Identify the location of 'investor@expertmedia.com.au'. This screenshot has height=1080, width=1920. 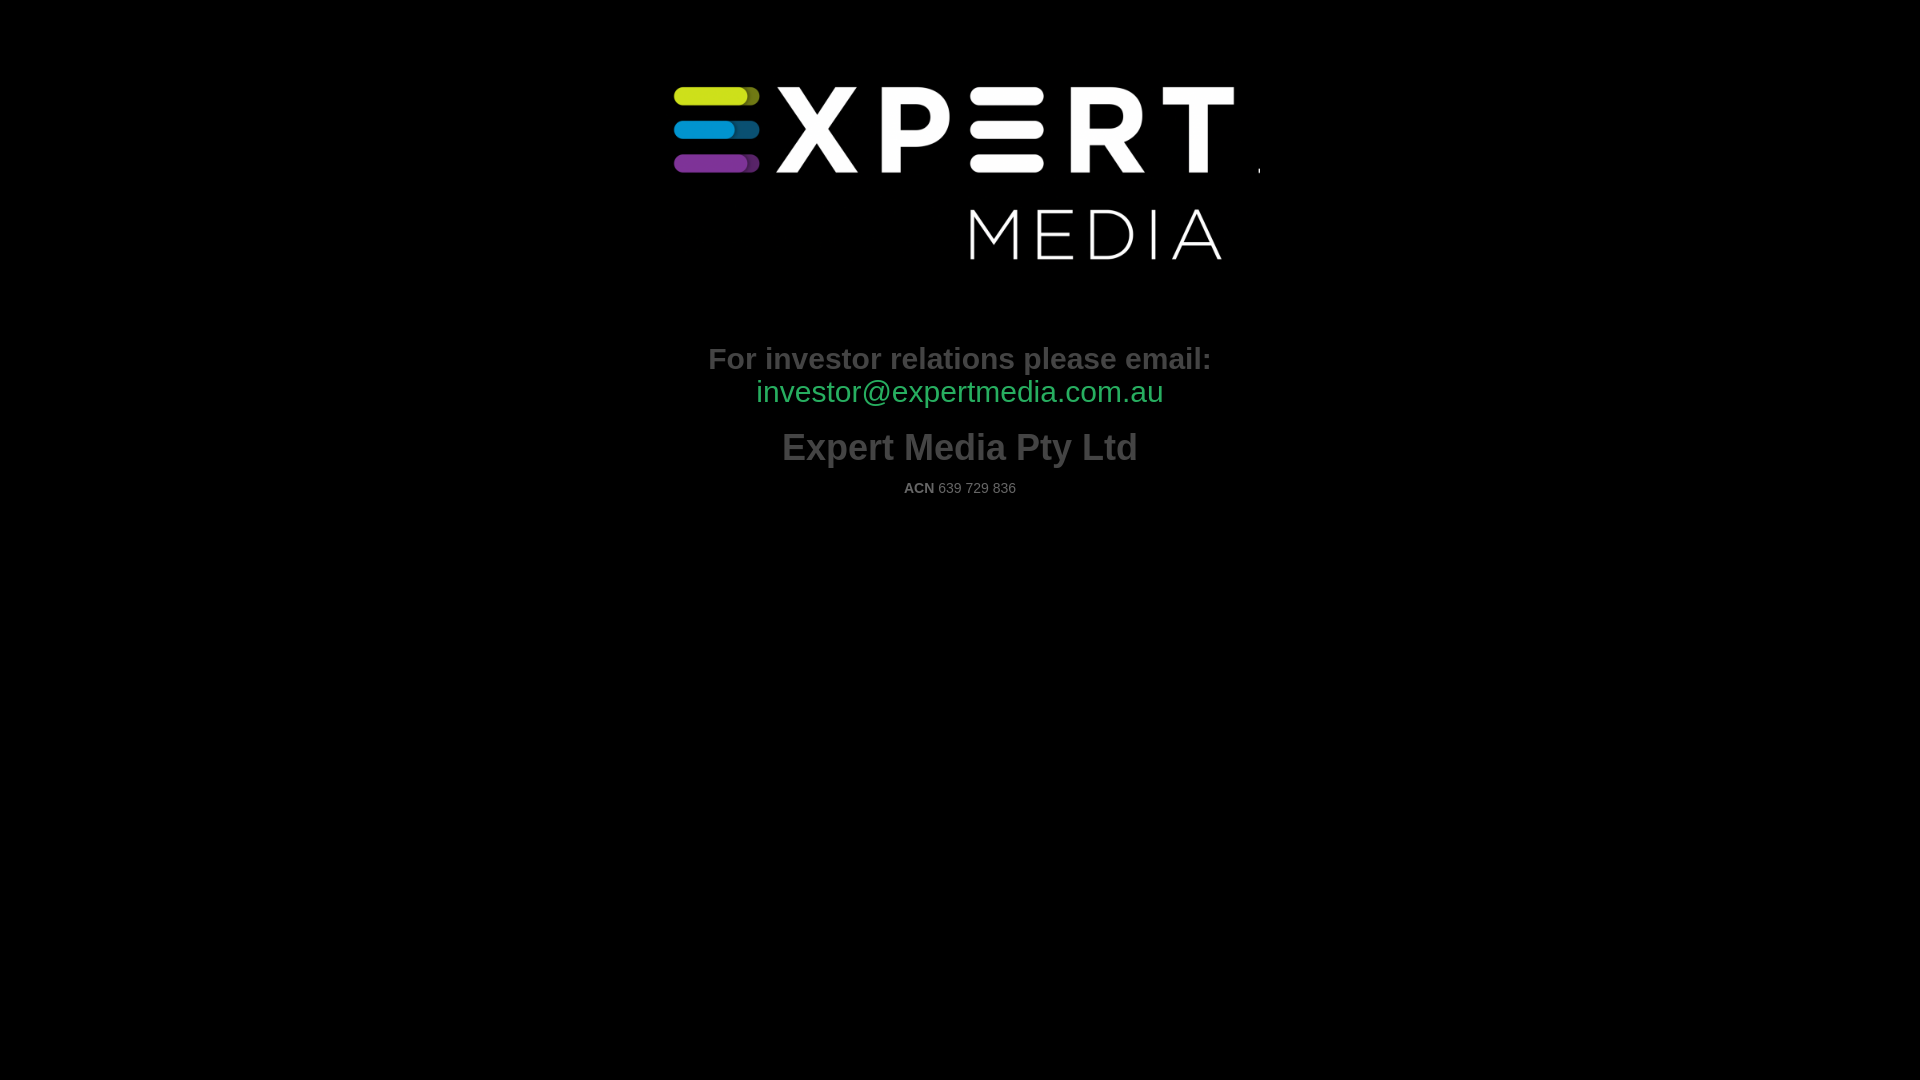
(958, 391).